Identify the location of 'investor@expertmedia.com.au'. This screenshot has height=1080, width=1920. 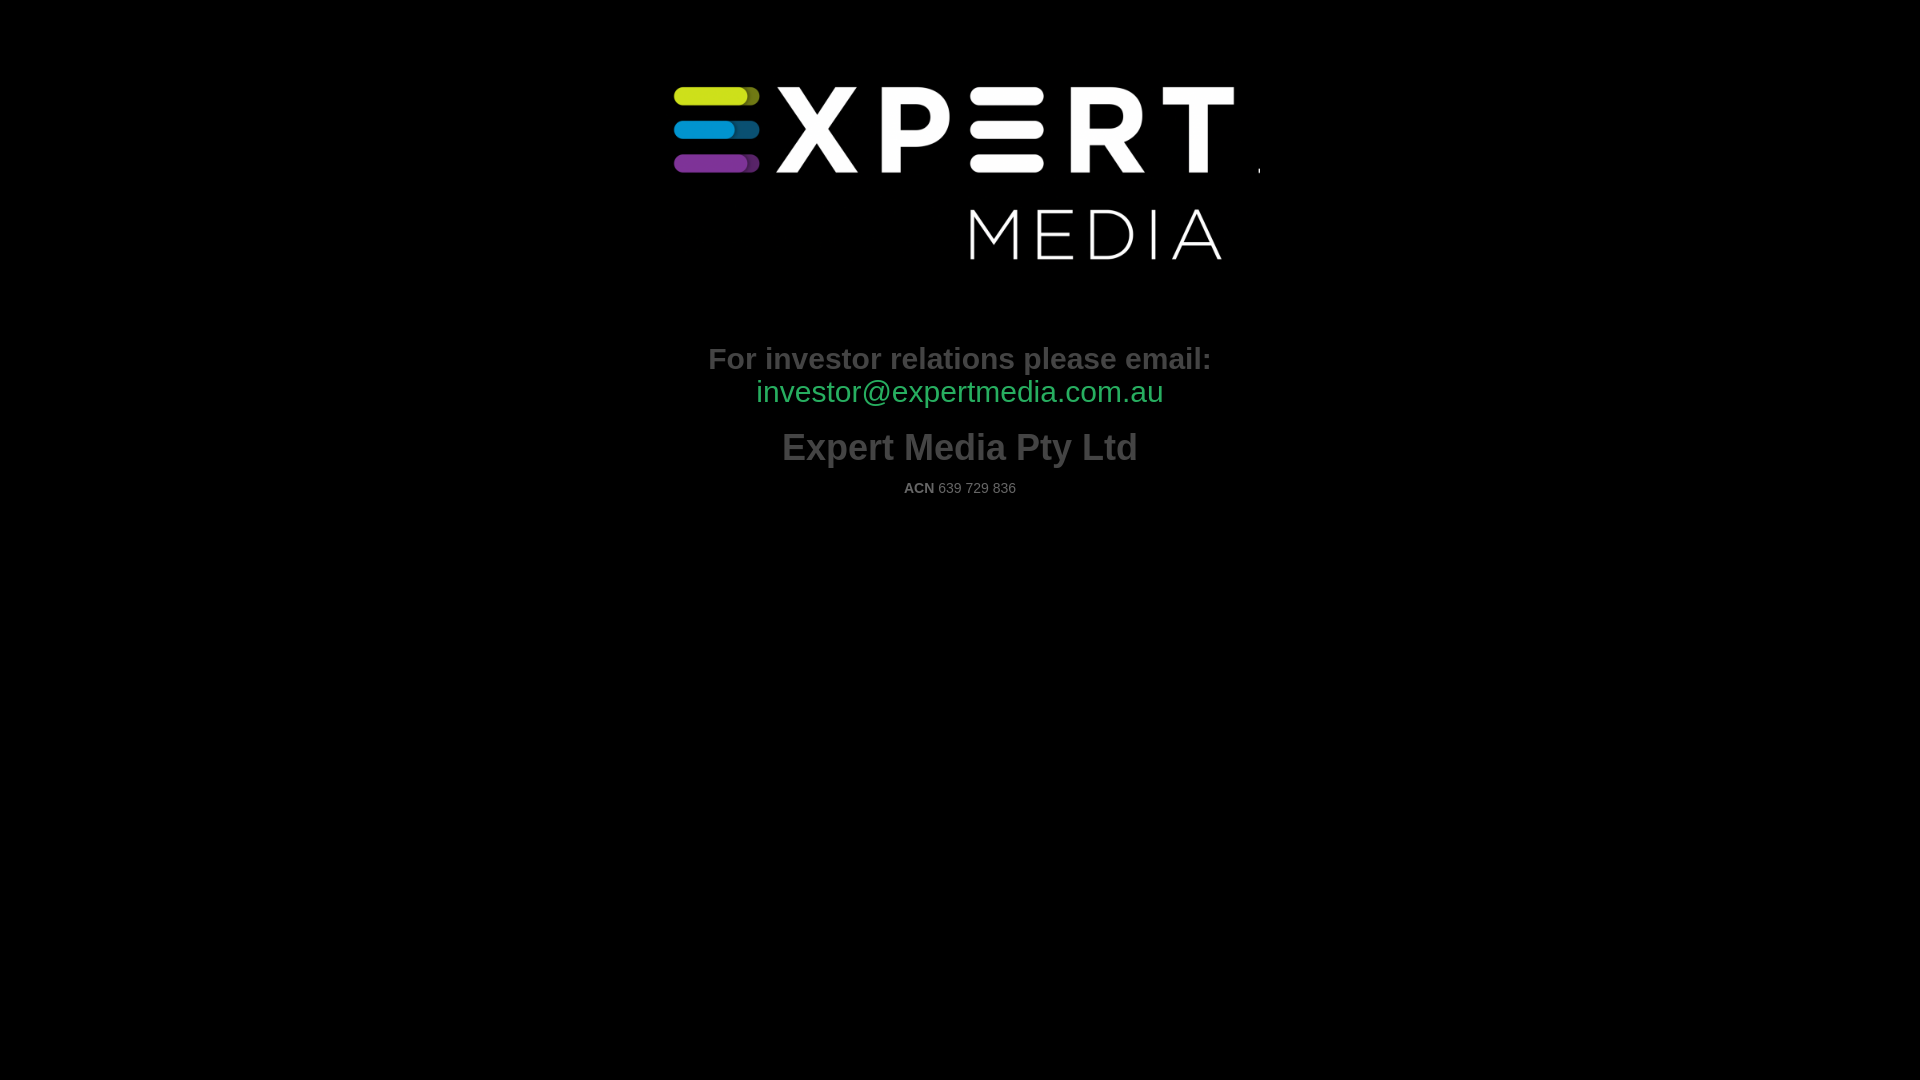
(958, 391).